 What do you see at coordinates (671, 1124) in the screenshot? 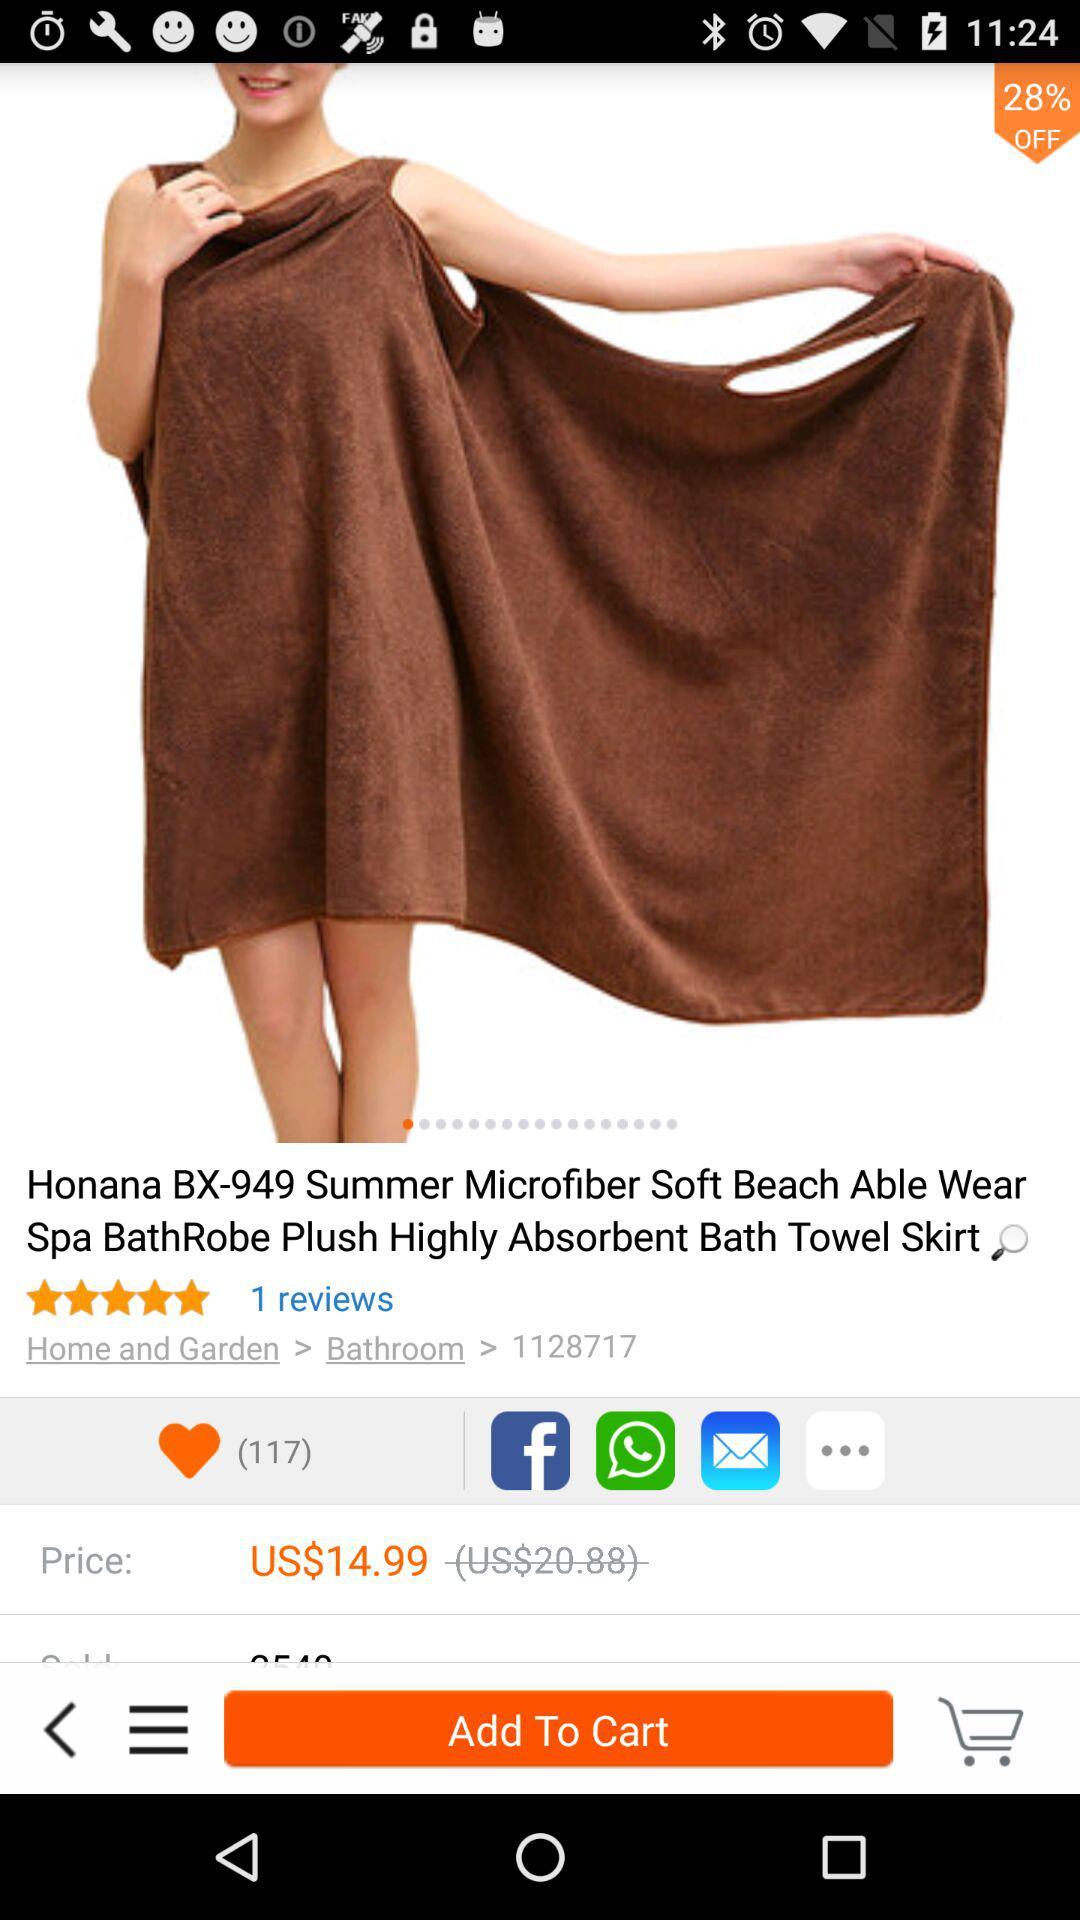
I see `picture` at bounding box center [671, 1124].